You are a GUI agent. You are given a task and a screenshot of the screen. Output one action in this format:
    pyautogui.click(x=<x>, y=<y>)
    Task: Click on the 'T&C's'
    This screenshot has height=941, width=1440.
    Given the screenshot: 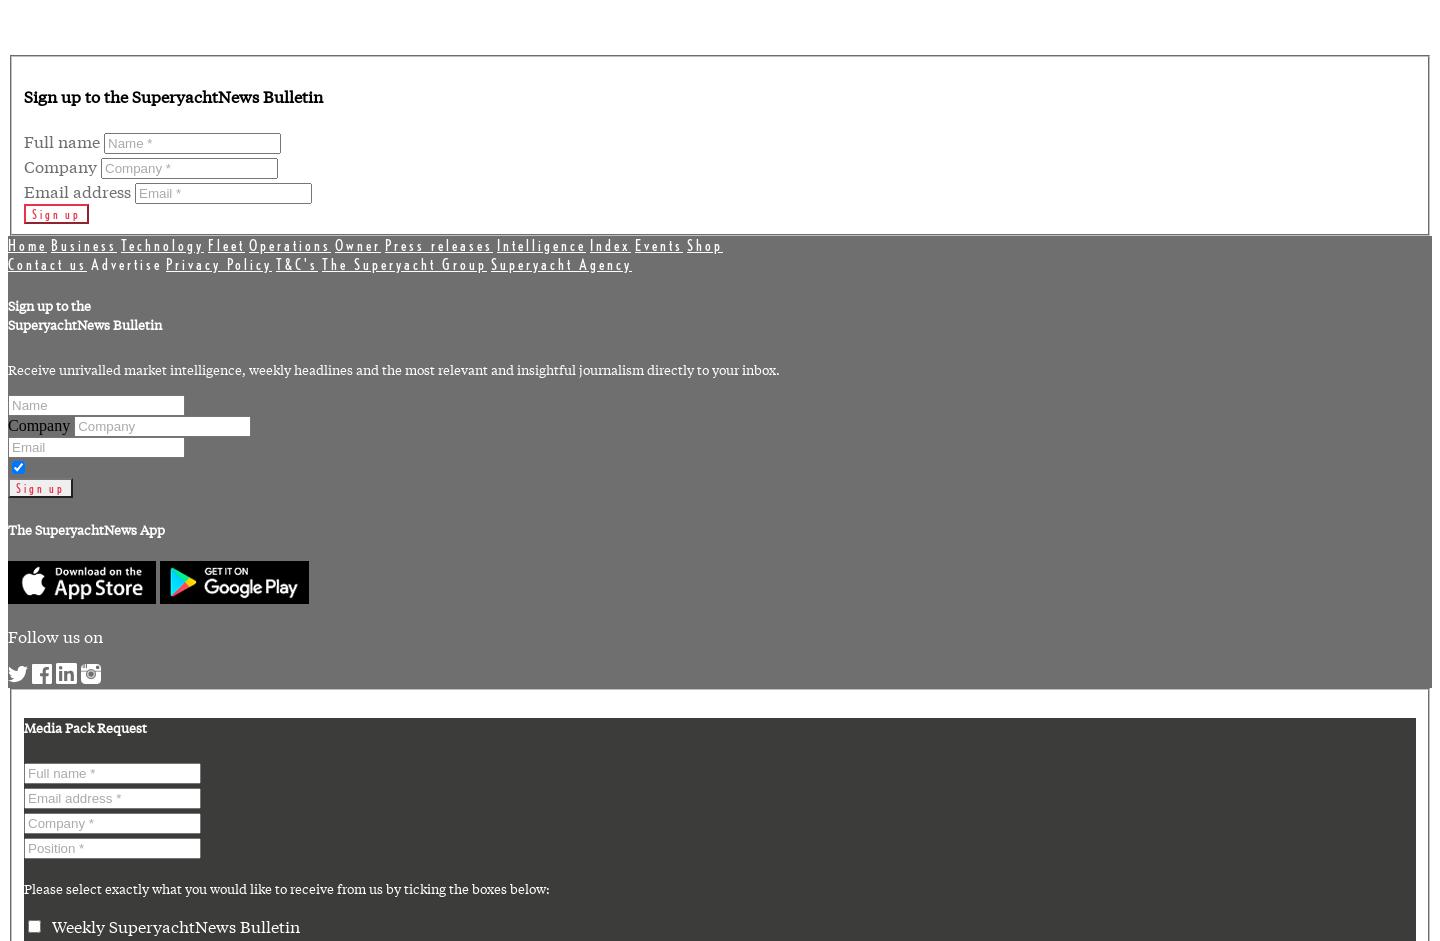 What is the action you would take?
    pyautogui.click(x=295, y=263)
    